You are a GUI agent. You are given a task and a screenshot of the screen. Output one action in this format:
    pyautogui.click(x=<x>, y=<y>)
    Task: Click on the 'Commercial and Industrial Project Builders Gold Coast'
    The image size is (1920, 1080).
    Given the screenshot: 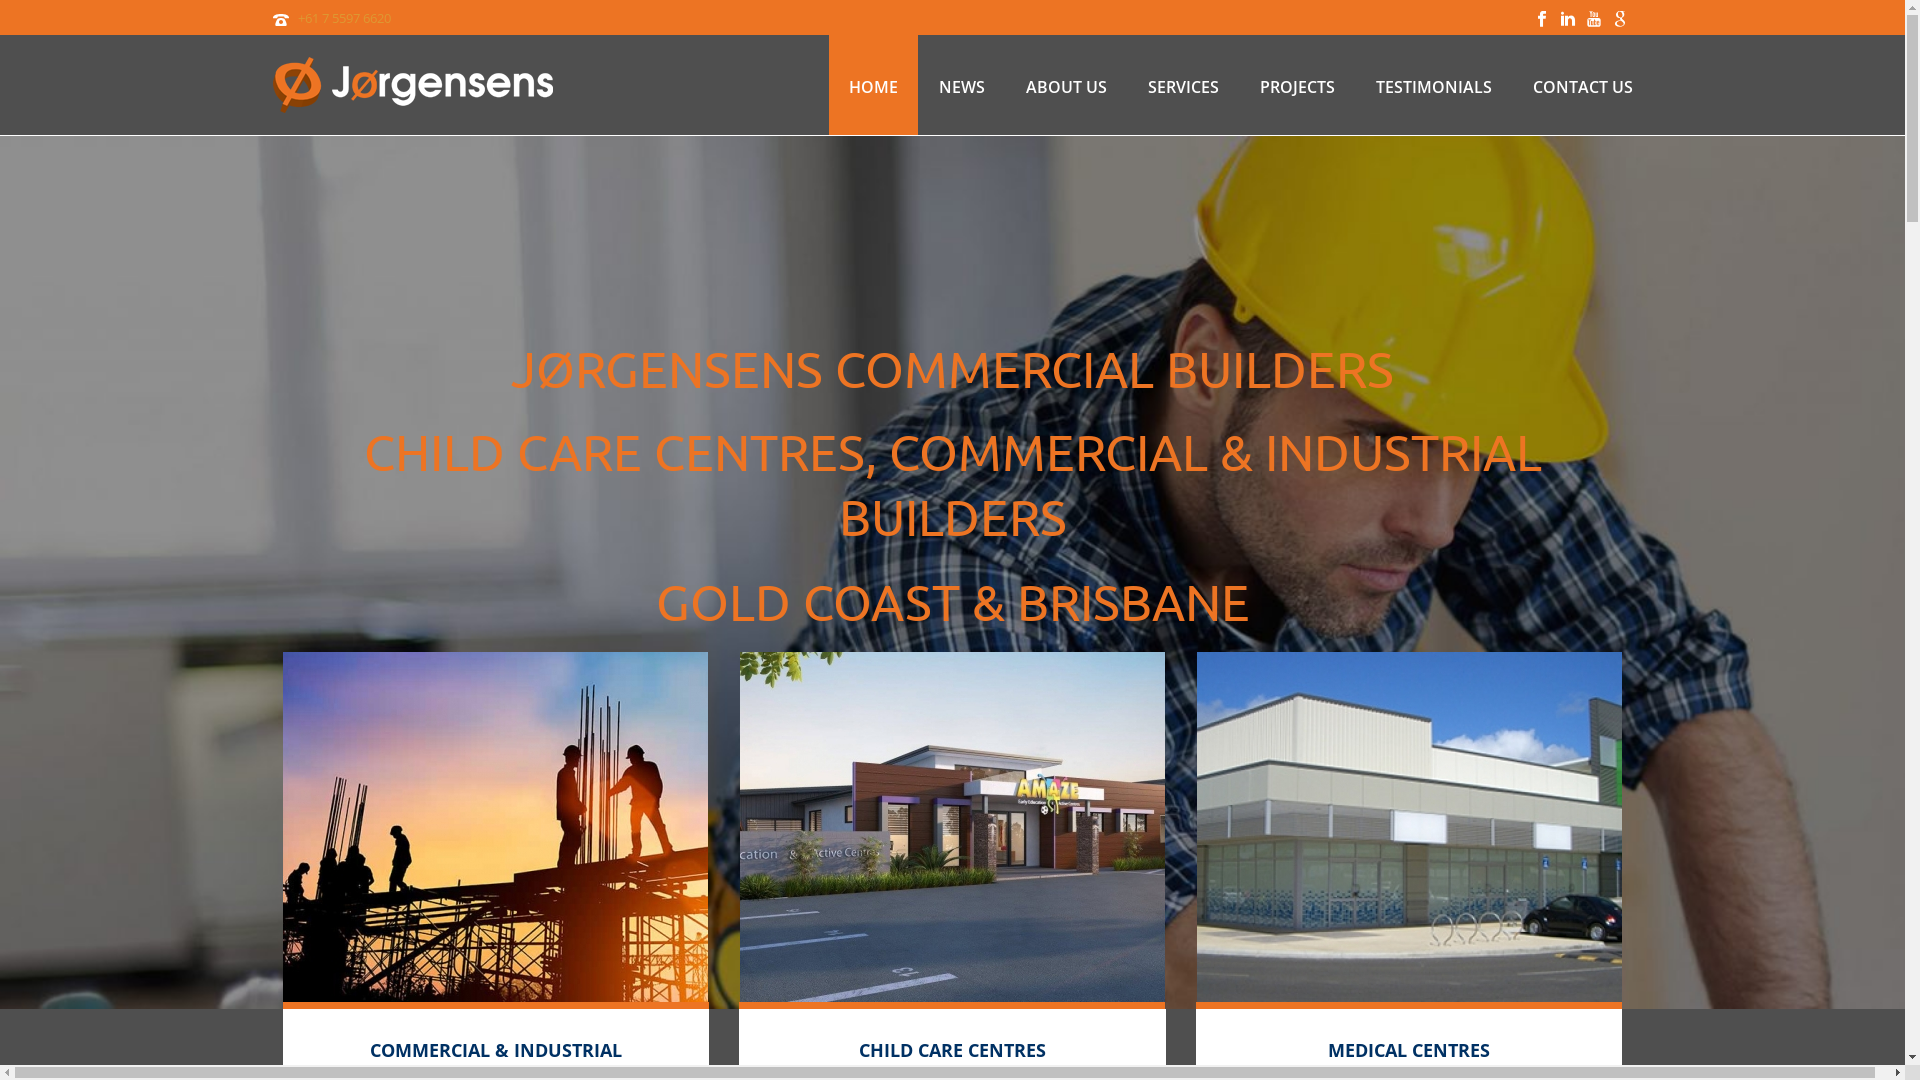 What is the action you would take?
    pyautogui.click(x=411, y=83)
    